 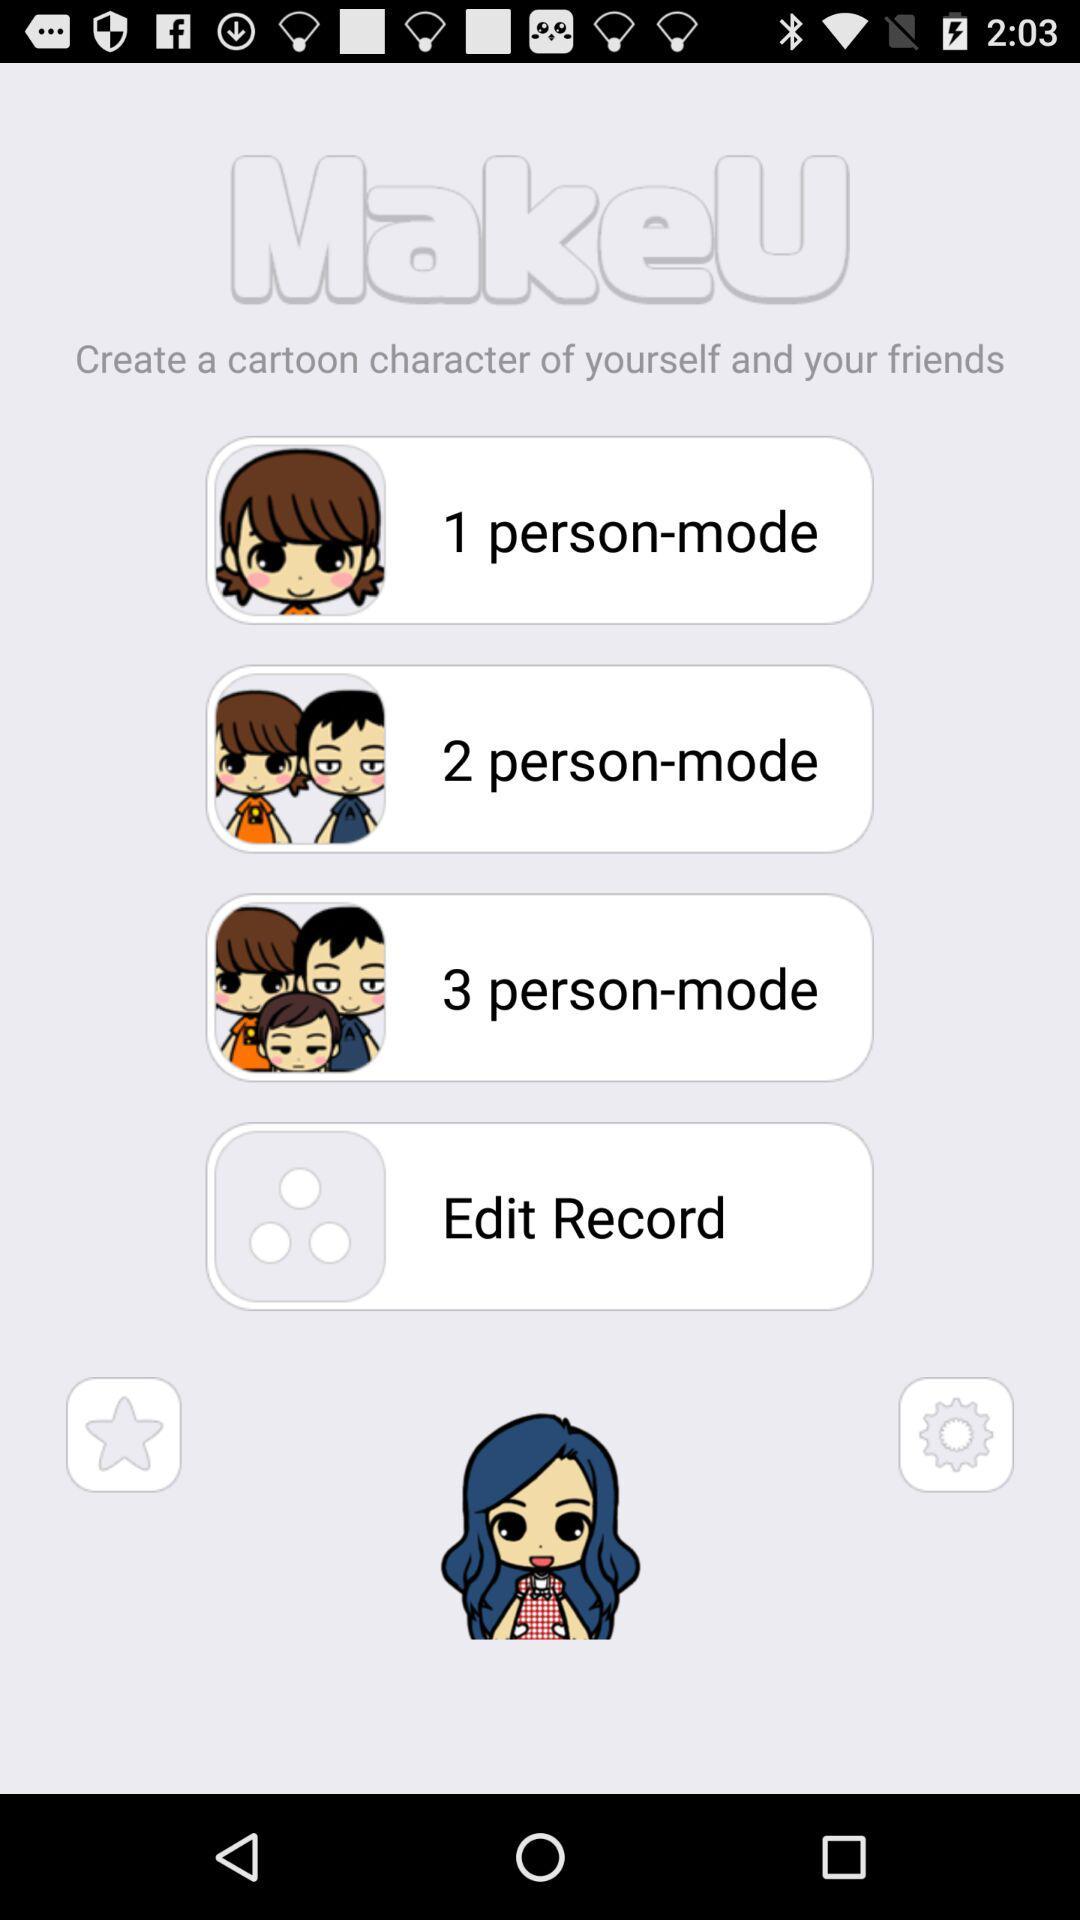 What do you see at coordinates (955, 1433) in the screenshot?
I see `settings` at bounding box center [955, 1433].